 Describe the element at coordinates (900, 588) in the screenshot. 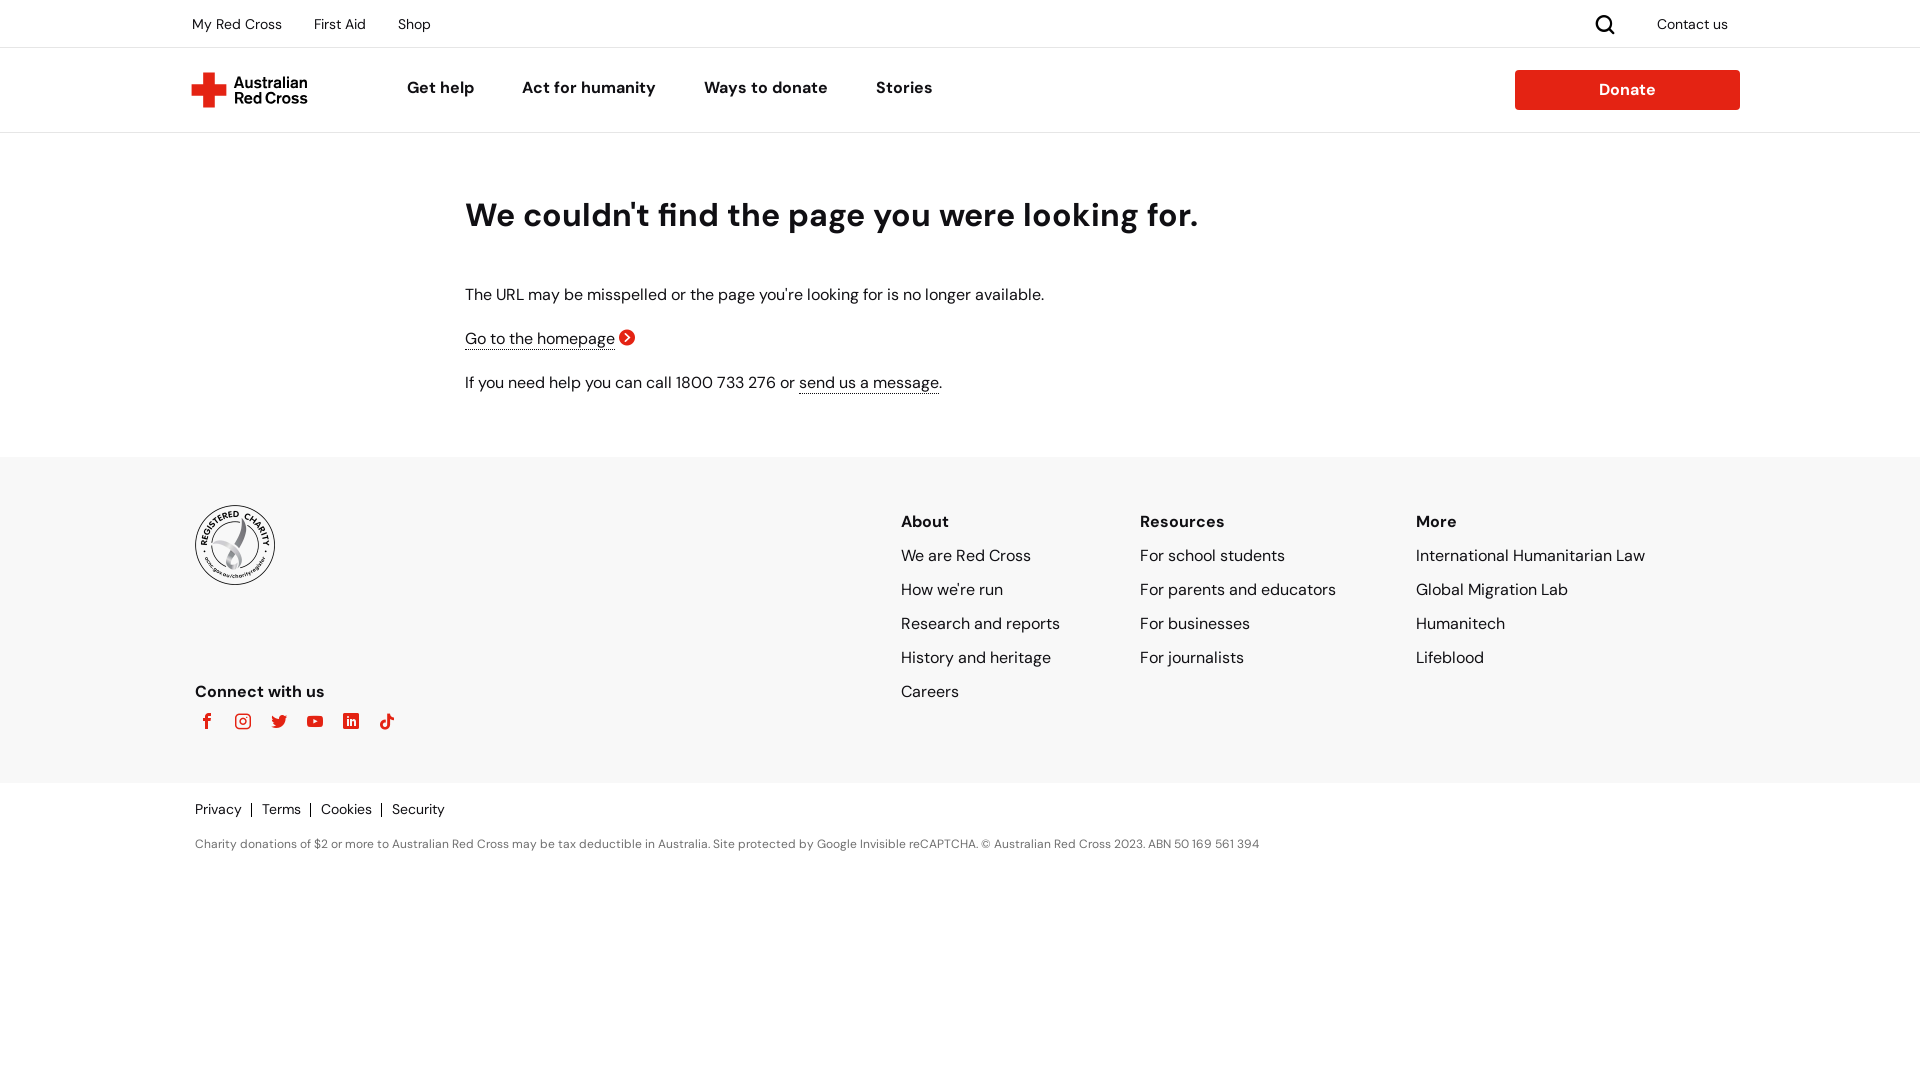

I see `'How we're run'` at that location.